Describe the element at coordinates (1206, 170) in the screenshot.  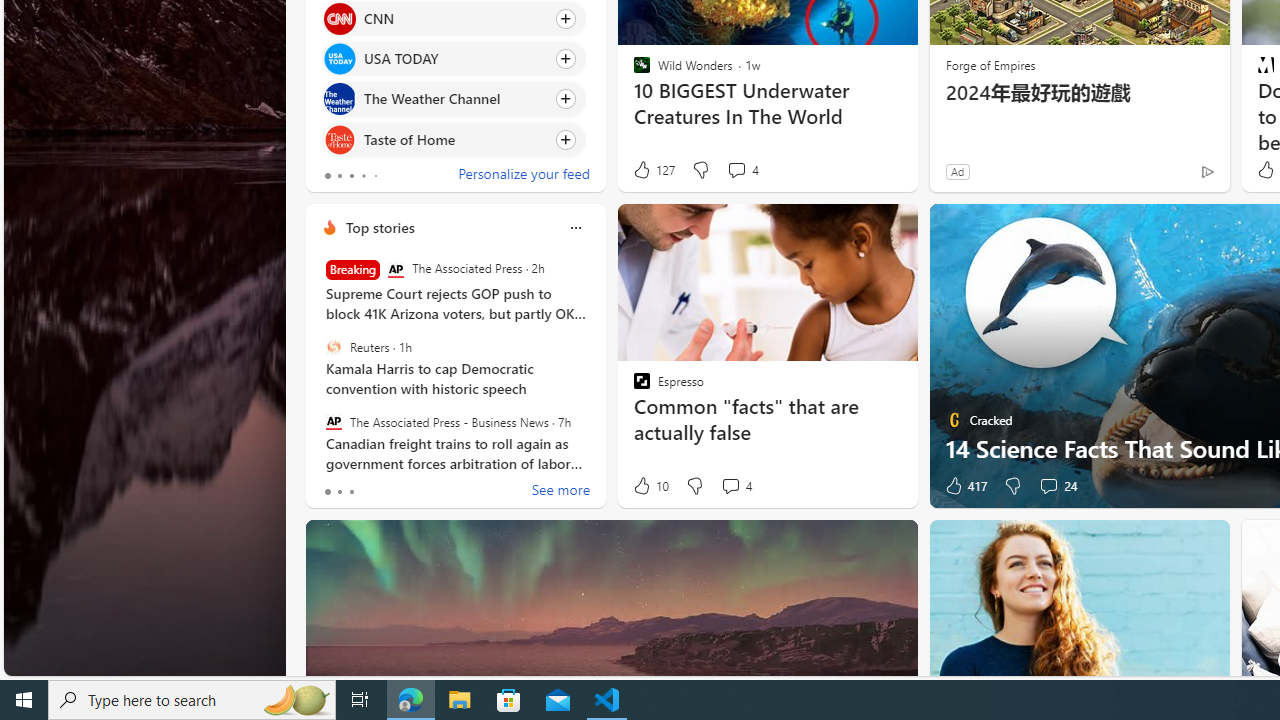
I see `'Ad Choice'` at that location.